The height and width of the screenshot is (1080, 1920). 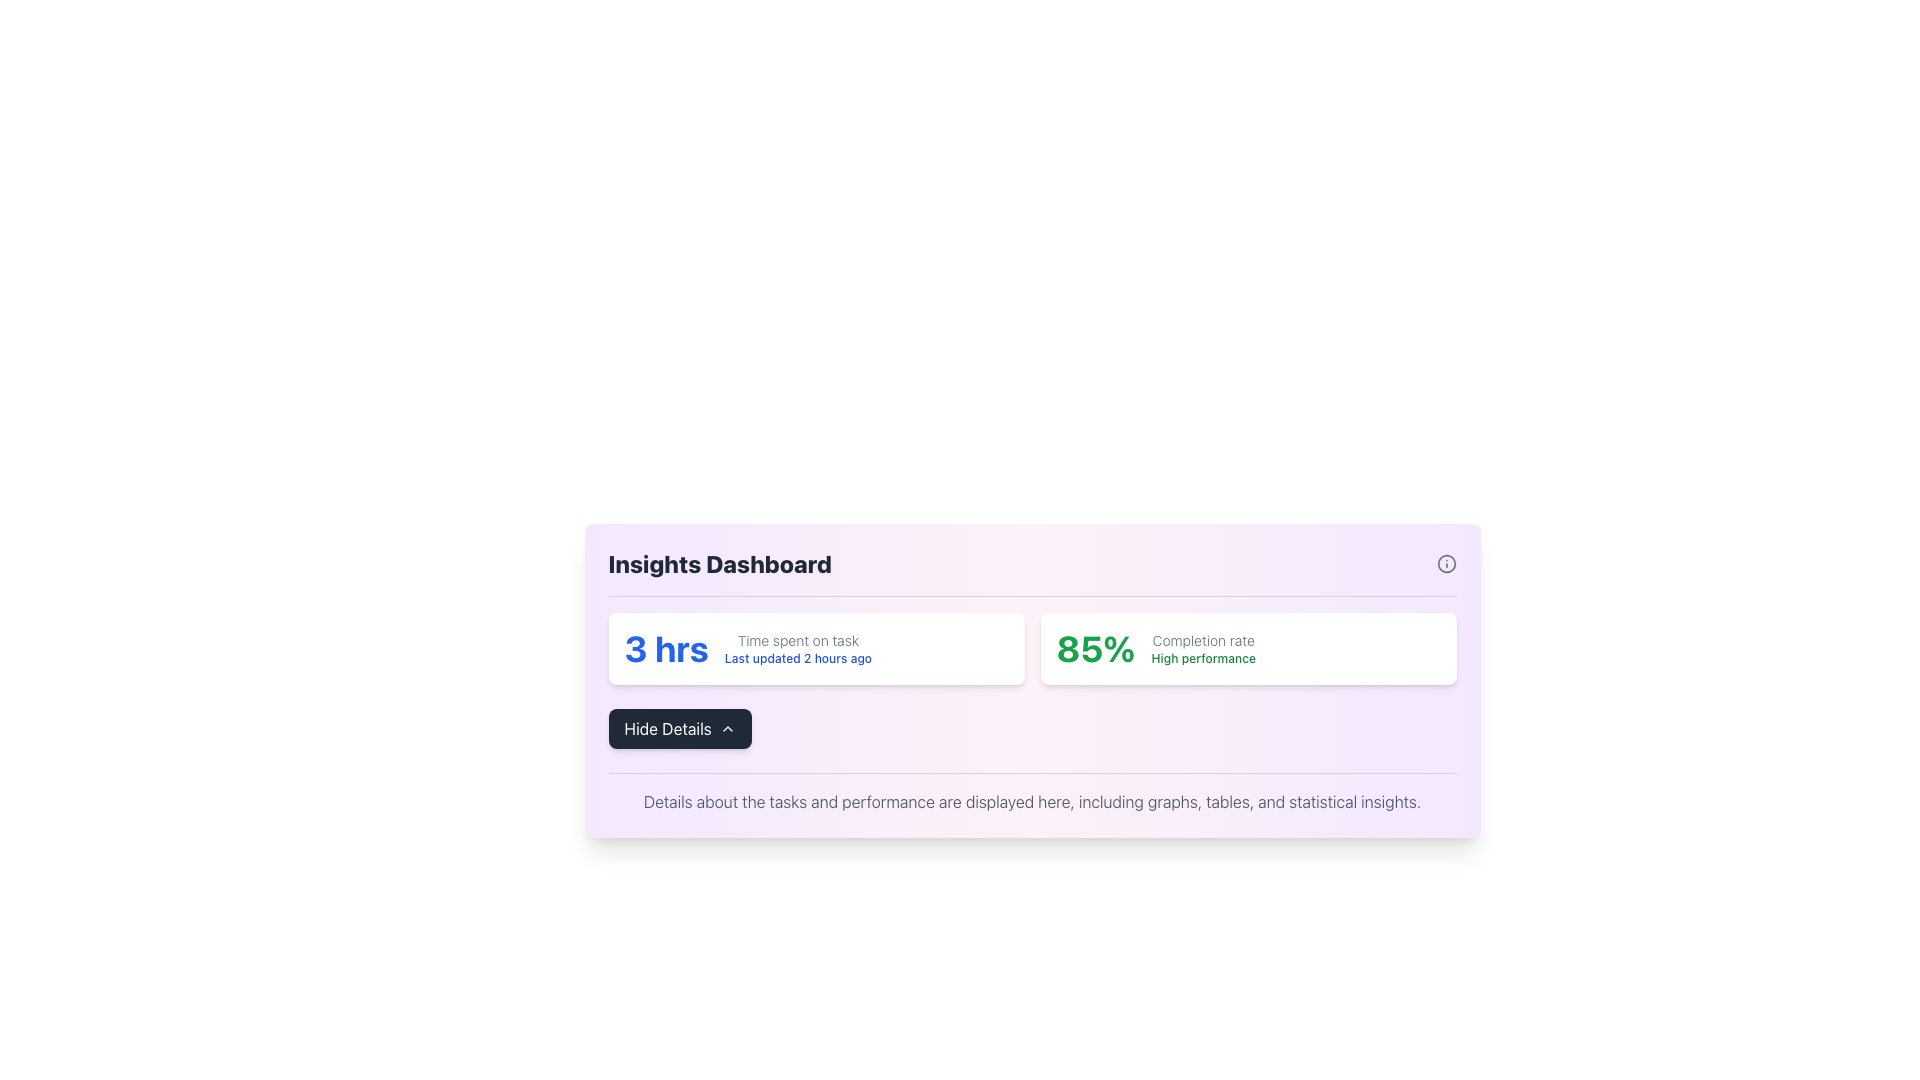 What do you see at coordinates (1446, 563) in the screenshot?
I see `the graphical decorative circle located at the top-right corner of the interface, adjacent to the completion rate section of the dashboard` at bounding box center [1446, 563].